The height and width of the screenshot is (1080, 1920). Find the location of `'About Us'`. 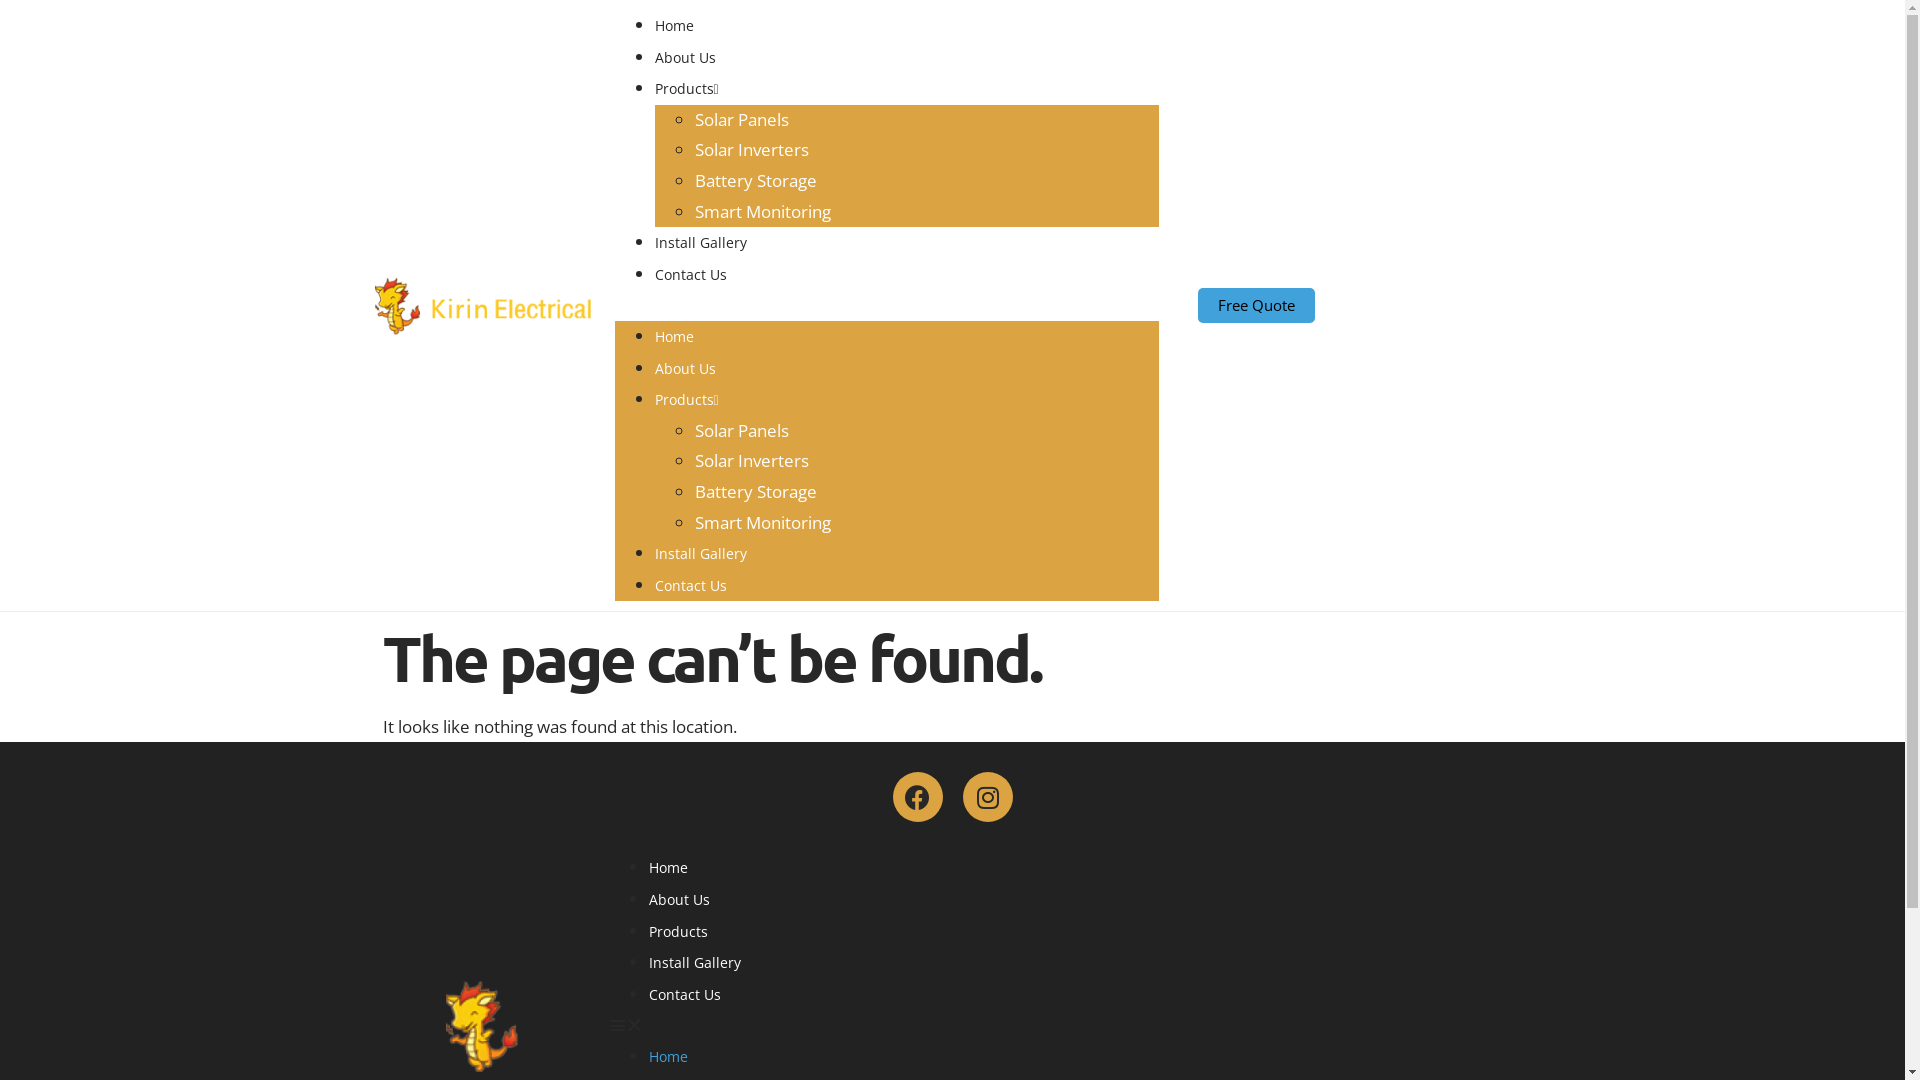

'About Us' is located at coordinates (678, 898).